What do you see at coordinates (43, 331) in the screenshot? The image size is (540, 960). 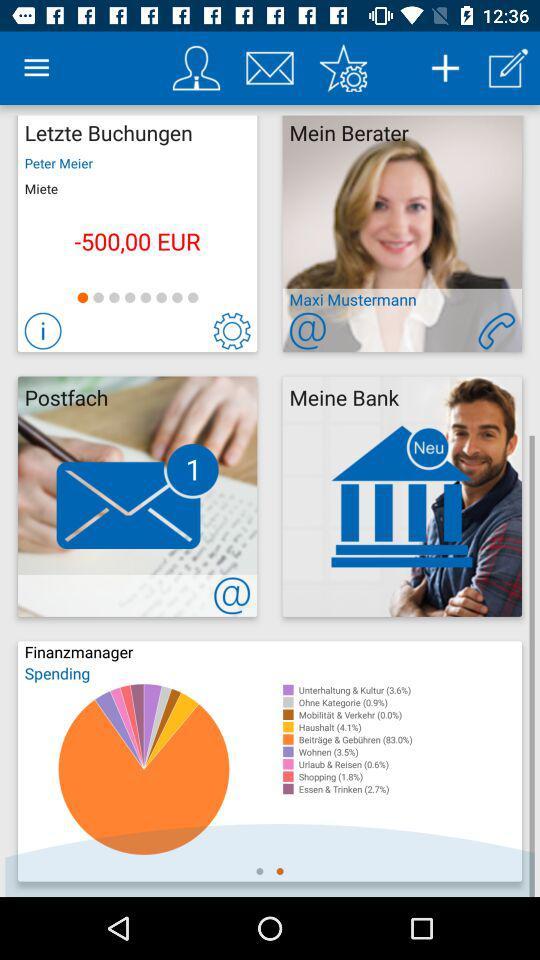 I see `button for more informations` at bounding box center [43, 331].